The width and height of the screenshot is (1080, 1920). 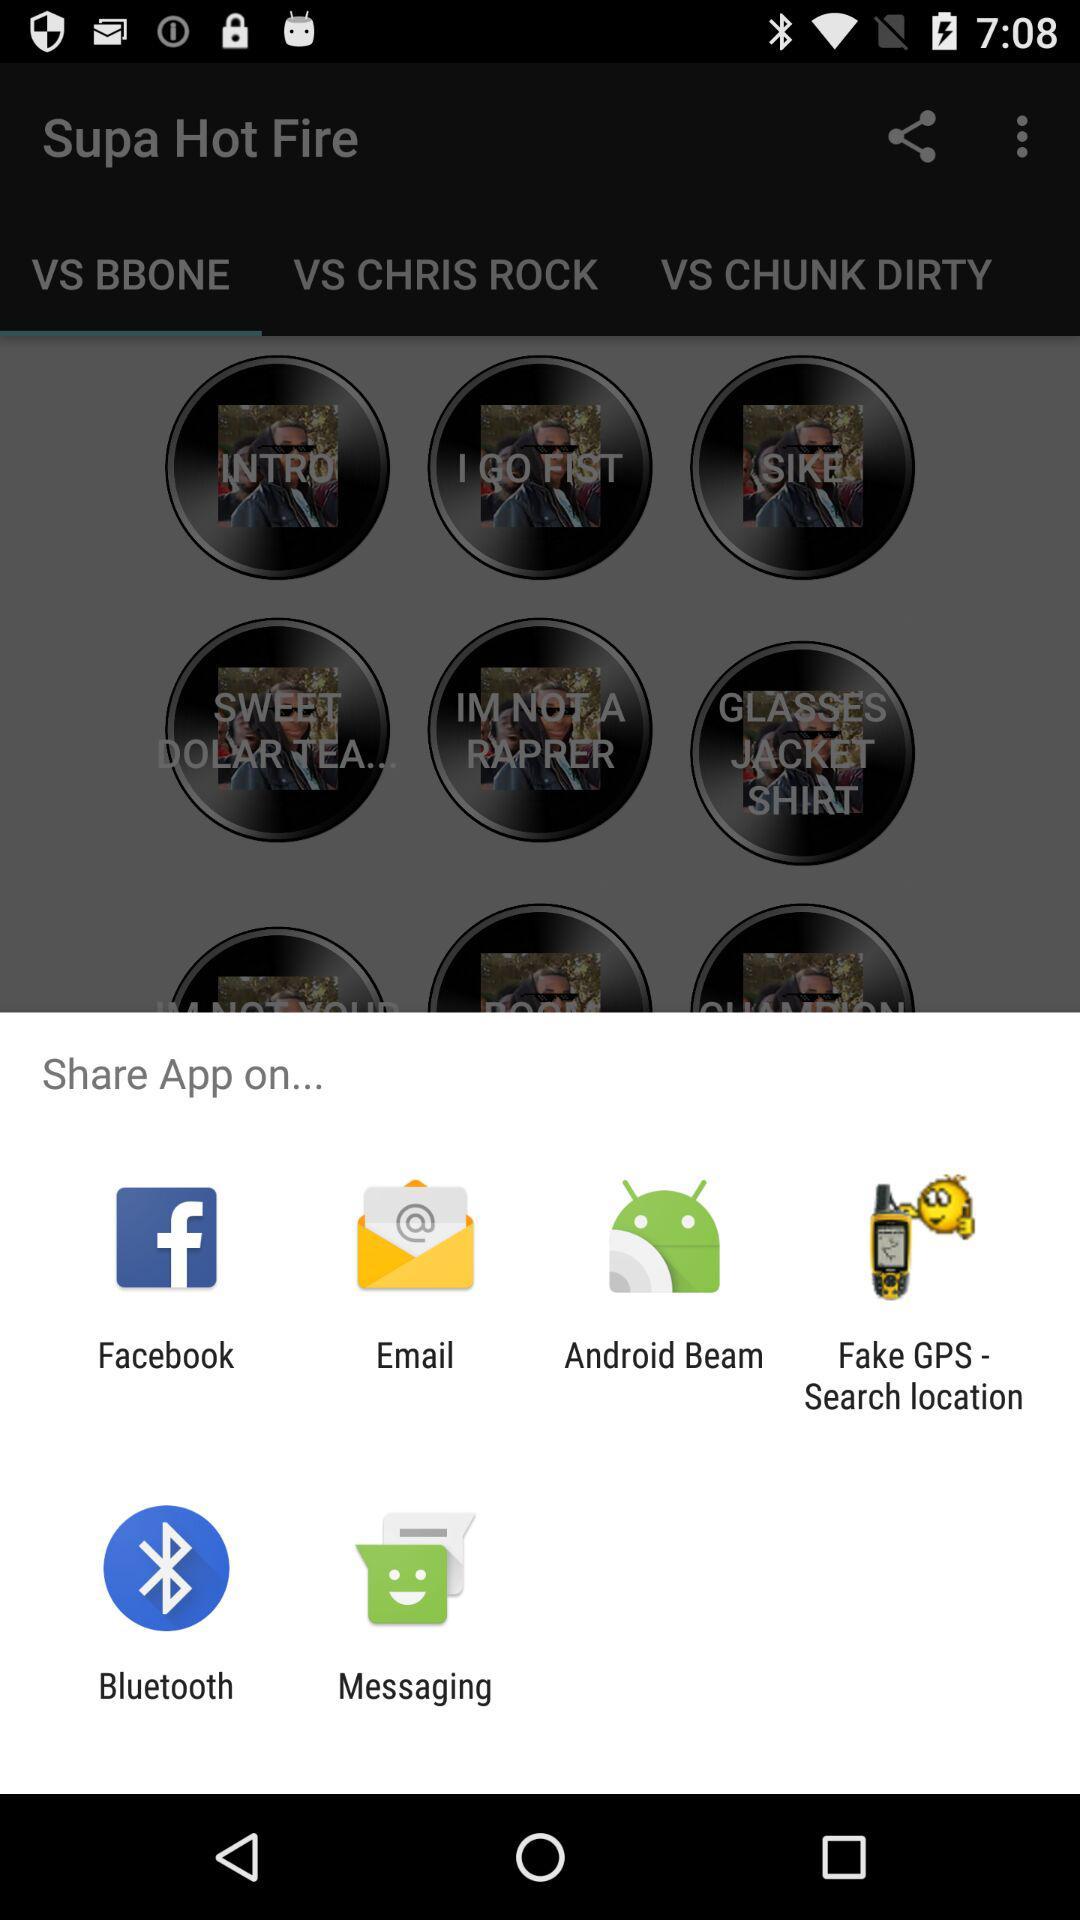 What do you see at coordinates (664, 1374) in the screenshot?
I see `the app next to email app` at bounding box center [664, 1374].